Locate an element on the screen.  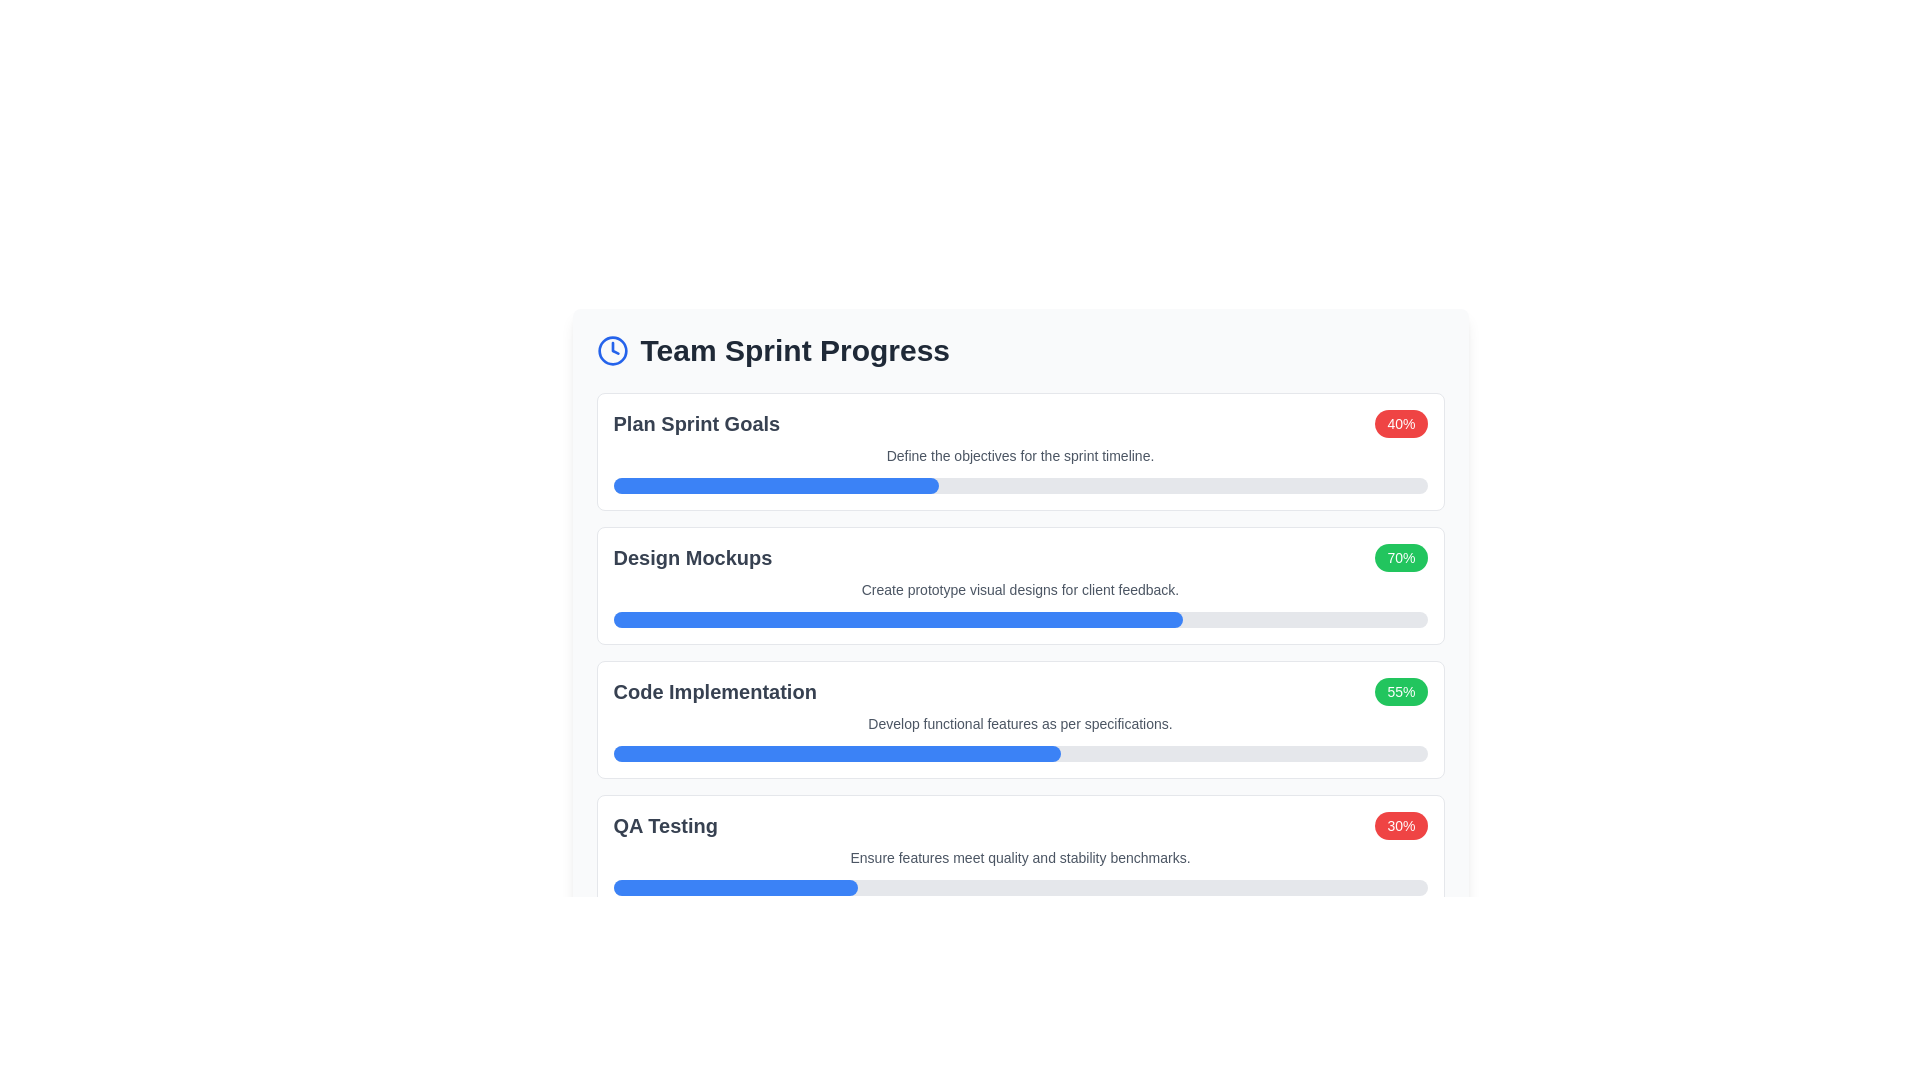
the text label that reads 'Develop functional features as per specifications.' which is located under the heading 'Code Implementation' and above the progress indicator is located at coordinates (1020, 724).